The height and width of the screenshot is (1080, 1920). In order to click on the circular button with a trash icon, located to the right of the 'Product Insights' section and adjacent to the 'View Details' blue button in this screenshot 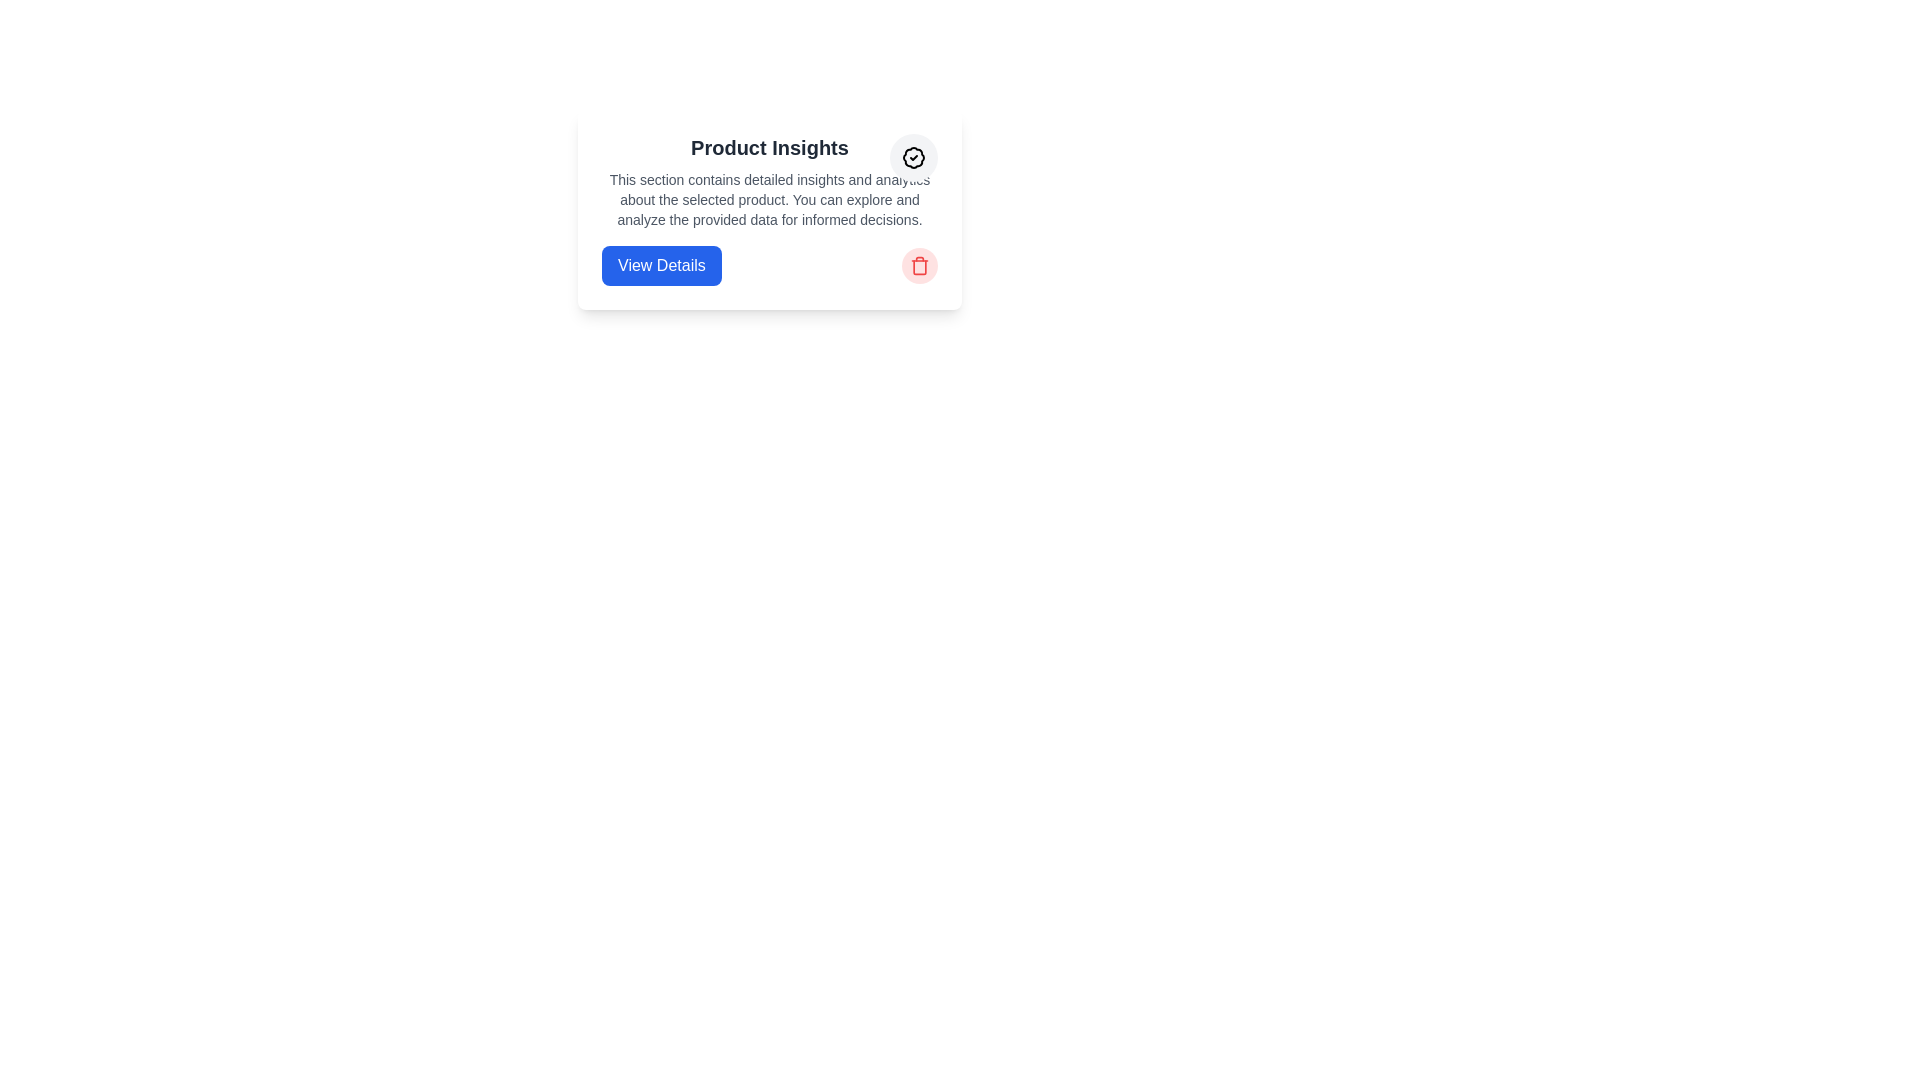, I will do `click(919, 265)`.